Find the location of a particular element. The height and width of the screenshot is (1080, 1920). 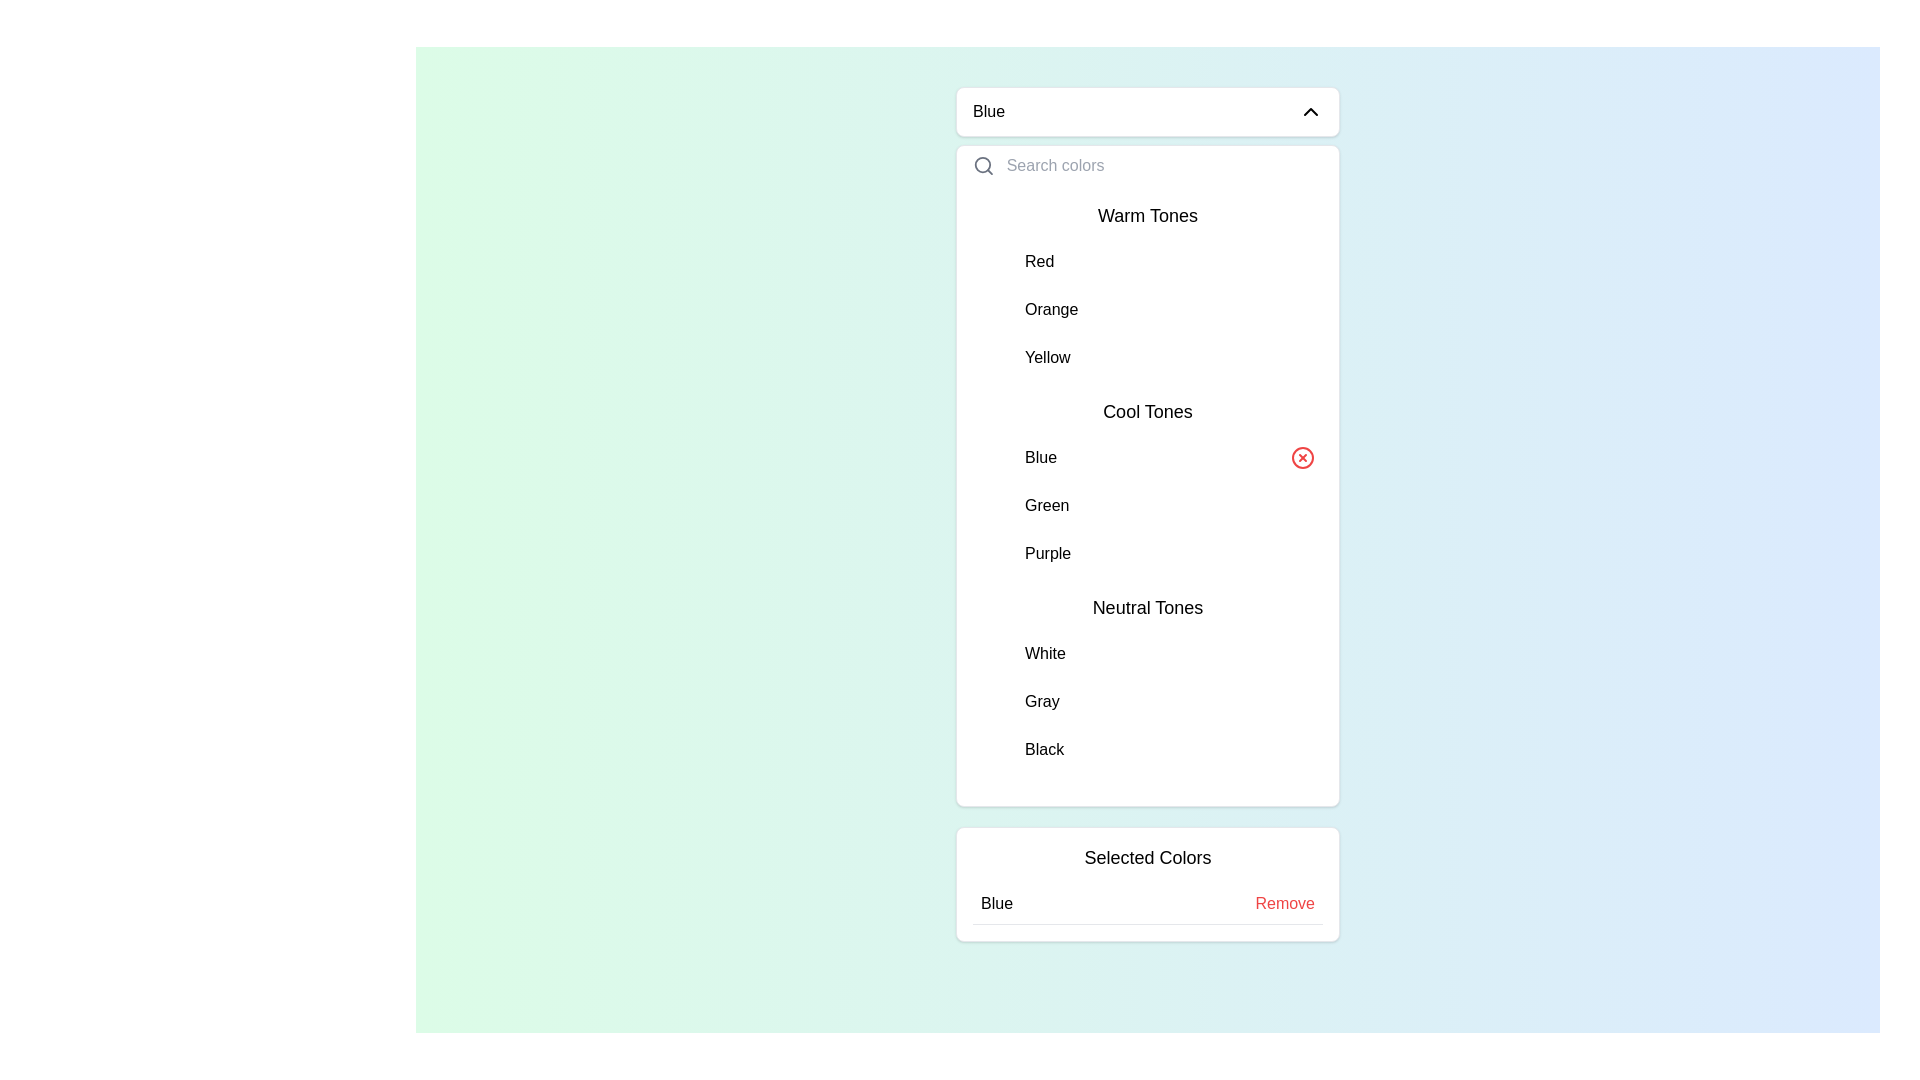

the interactive text link styled as a button located at the right-hand side of the 'Selected Colors' section is located at coordinates (1285, 903).